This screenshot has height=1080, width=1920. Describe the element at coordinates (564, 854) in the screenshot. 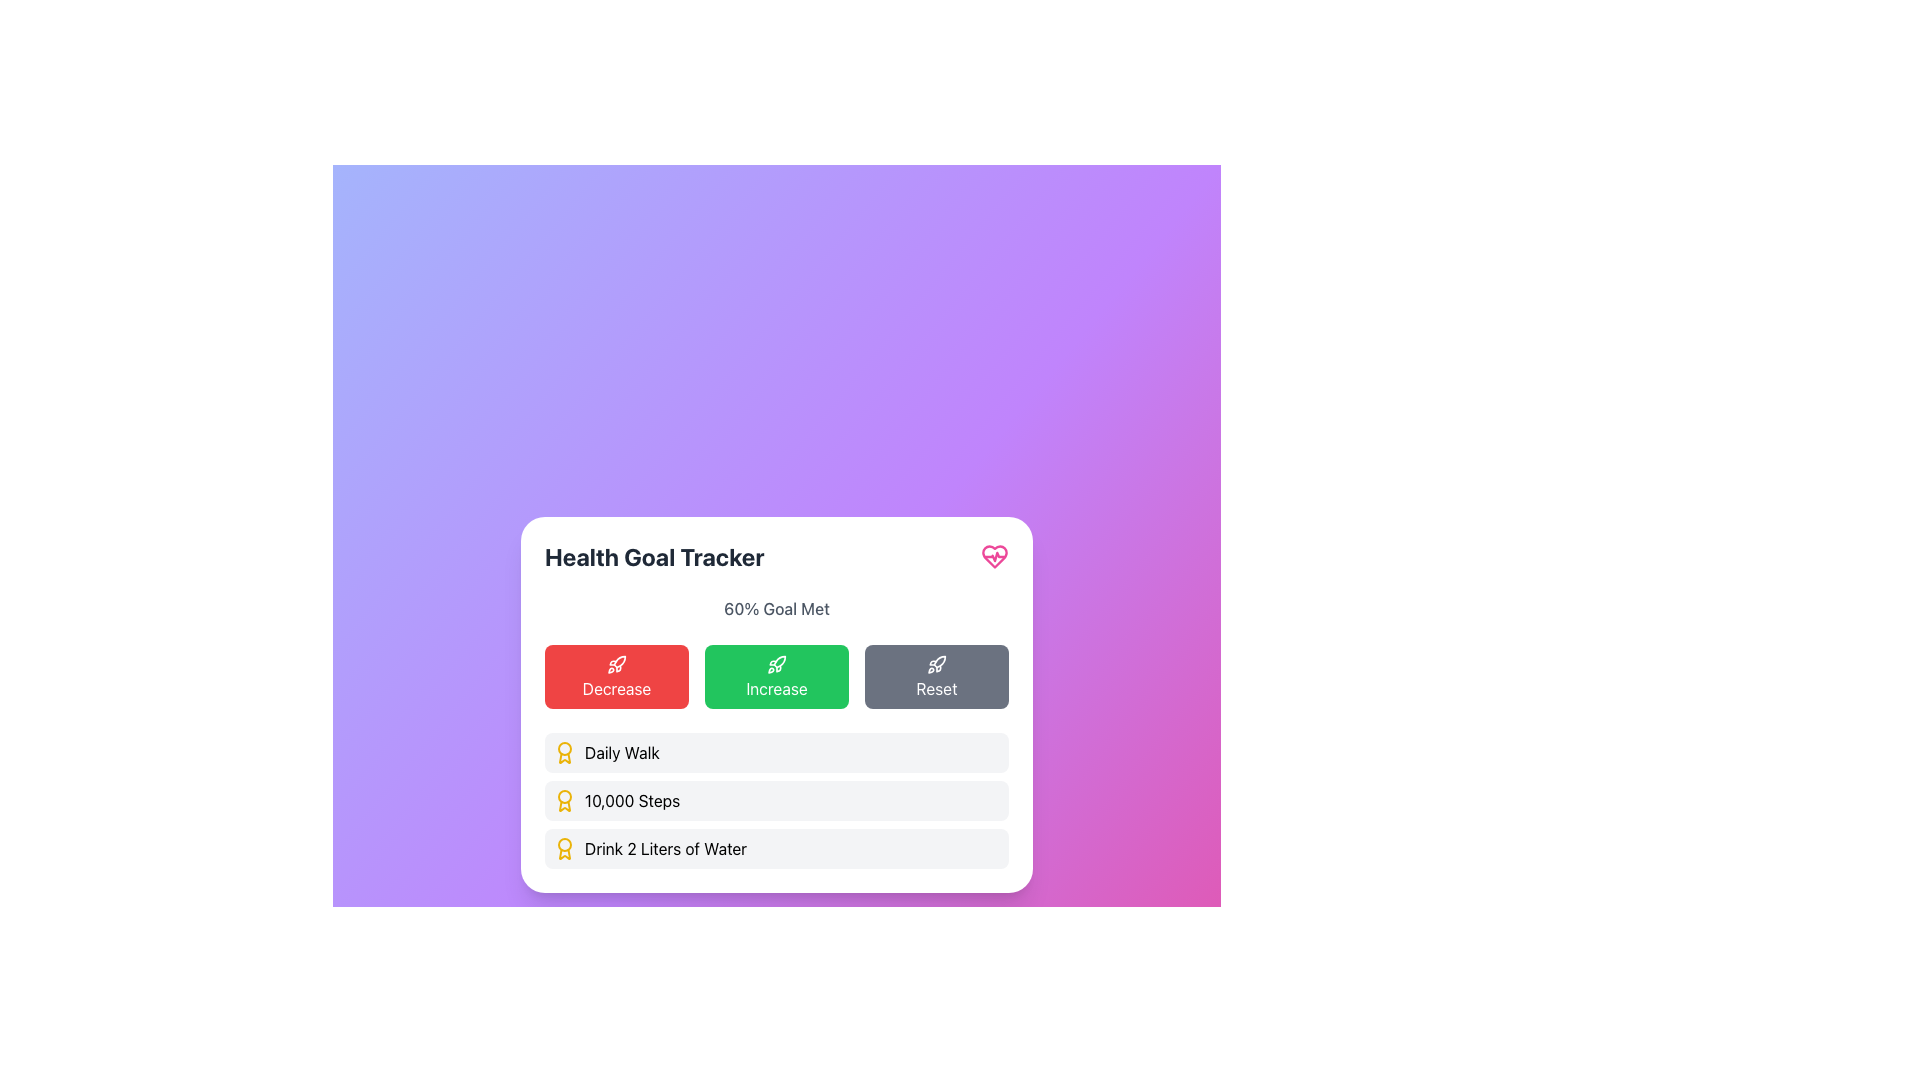

I see `the golden badge-shaped icon that represents an award in the Health Goal Tracker section, located between the '10,000 Steps' badge and the 'Decrease' button` at that location.